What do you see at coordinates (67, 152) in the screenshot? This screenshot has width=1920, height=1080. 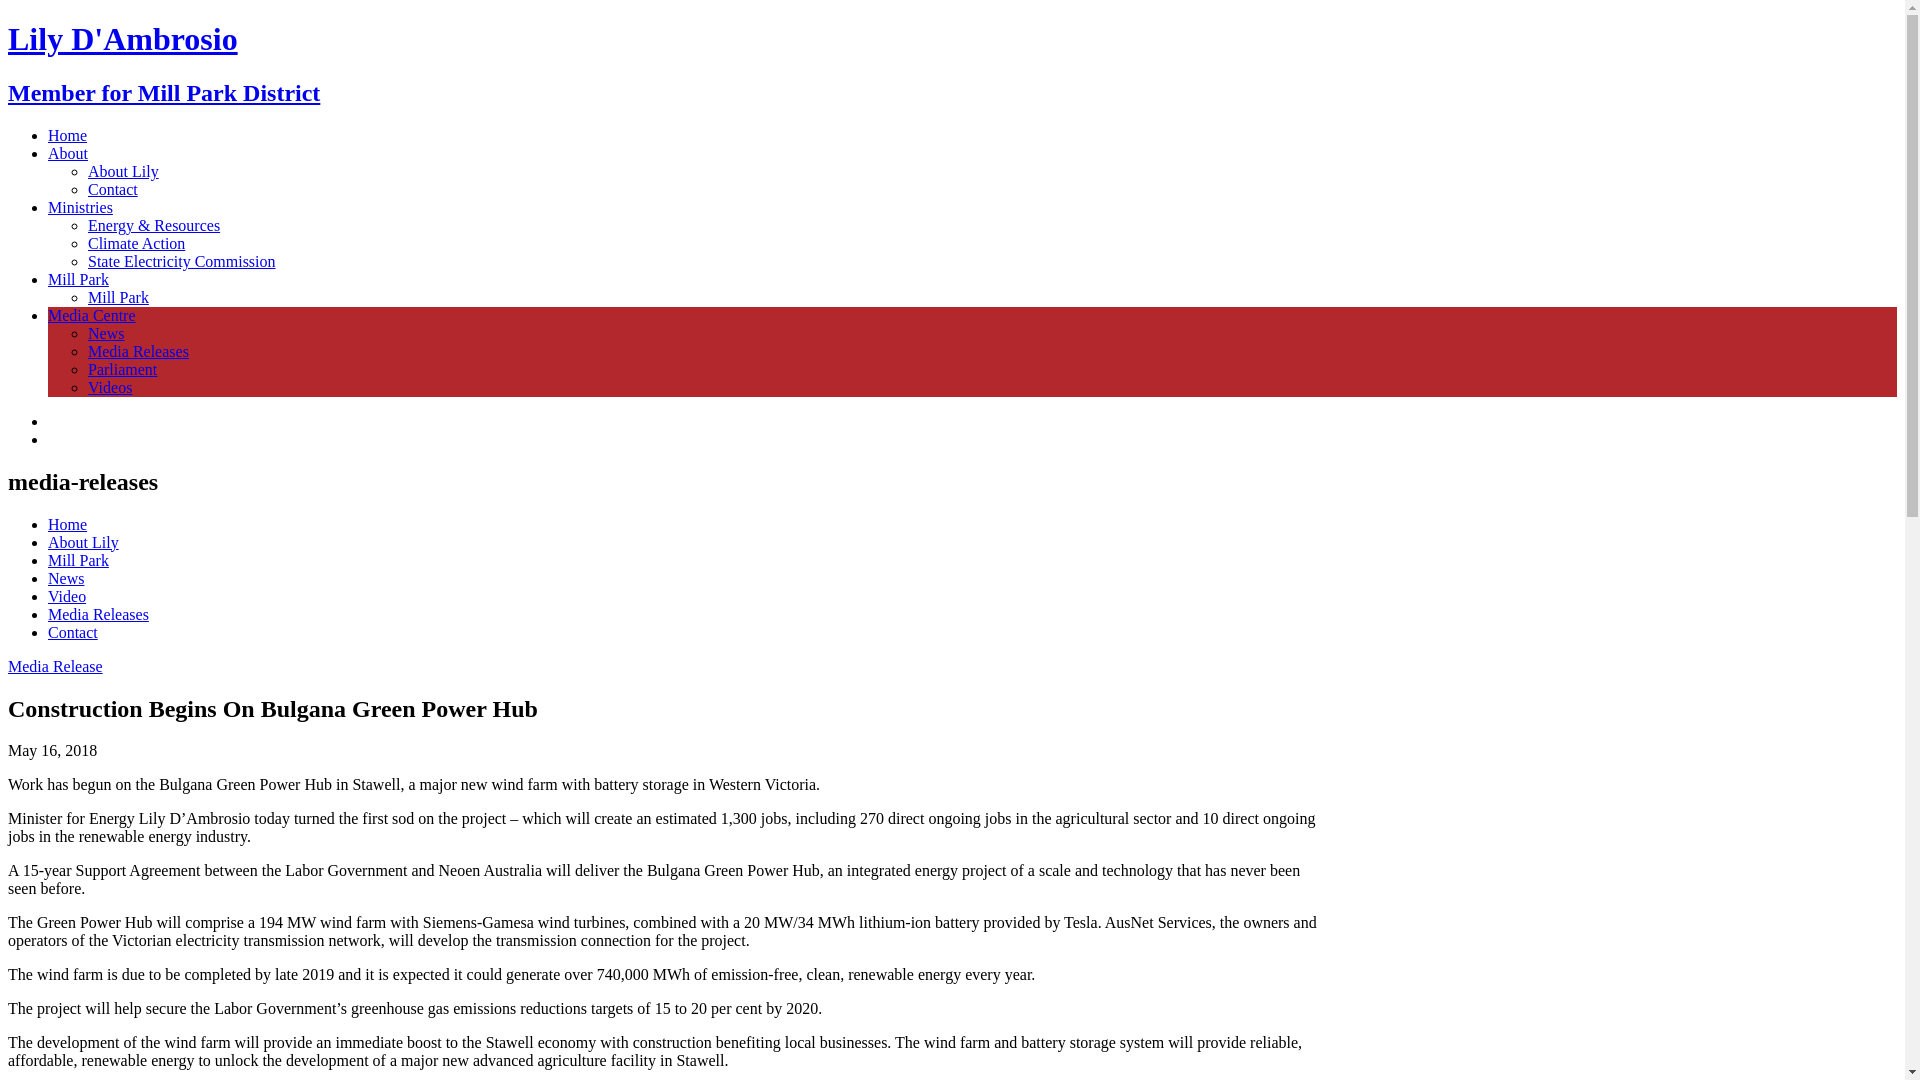 I see `'About'` at bounding box center [67, 152].